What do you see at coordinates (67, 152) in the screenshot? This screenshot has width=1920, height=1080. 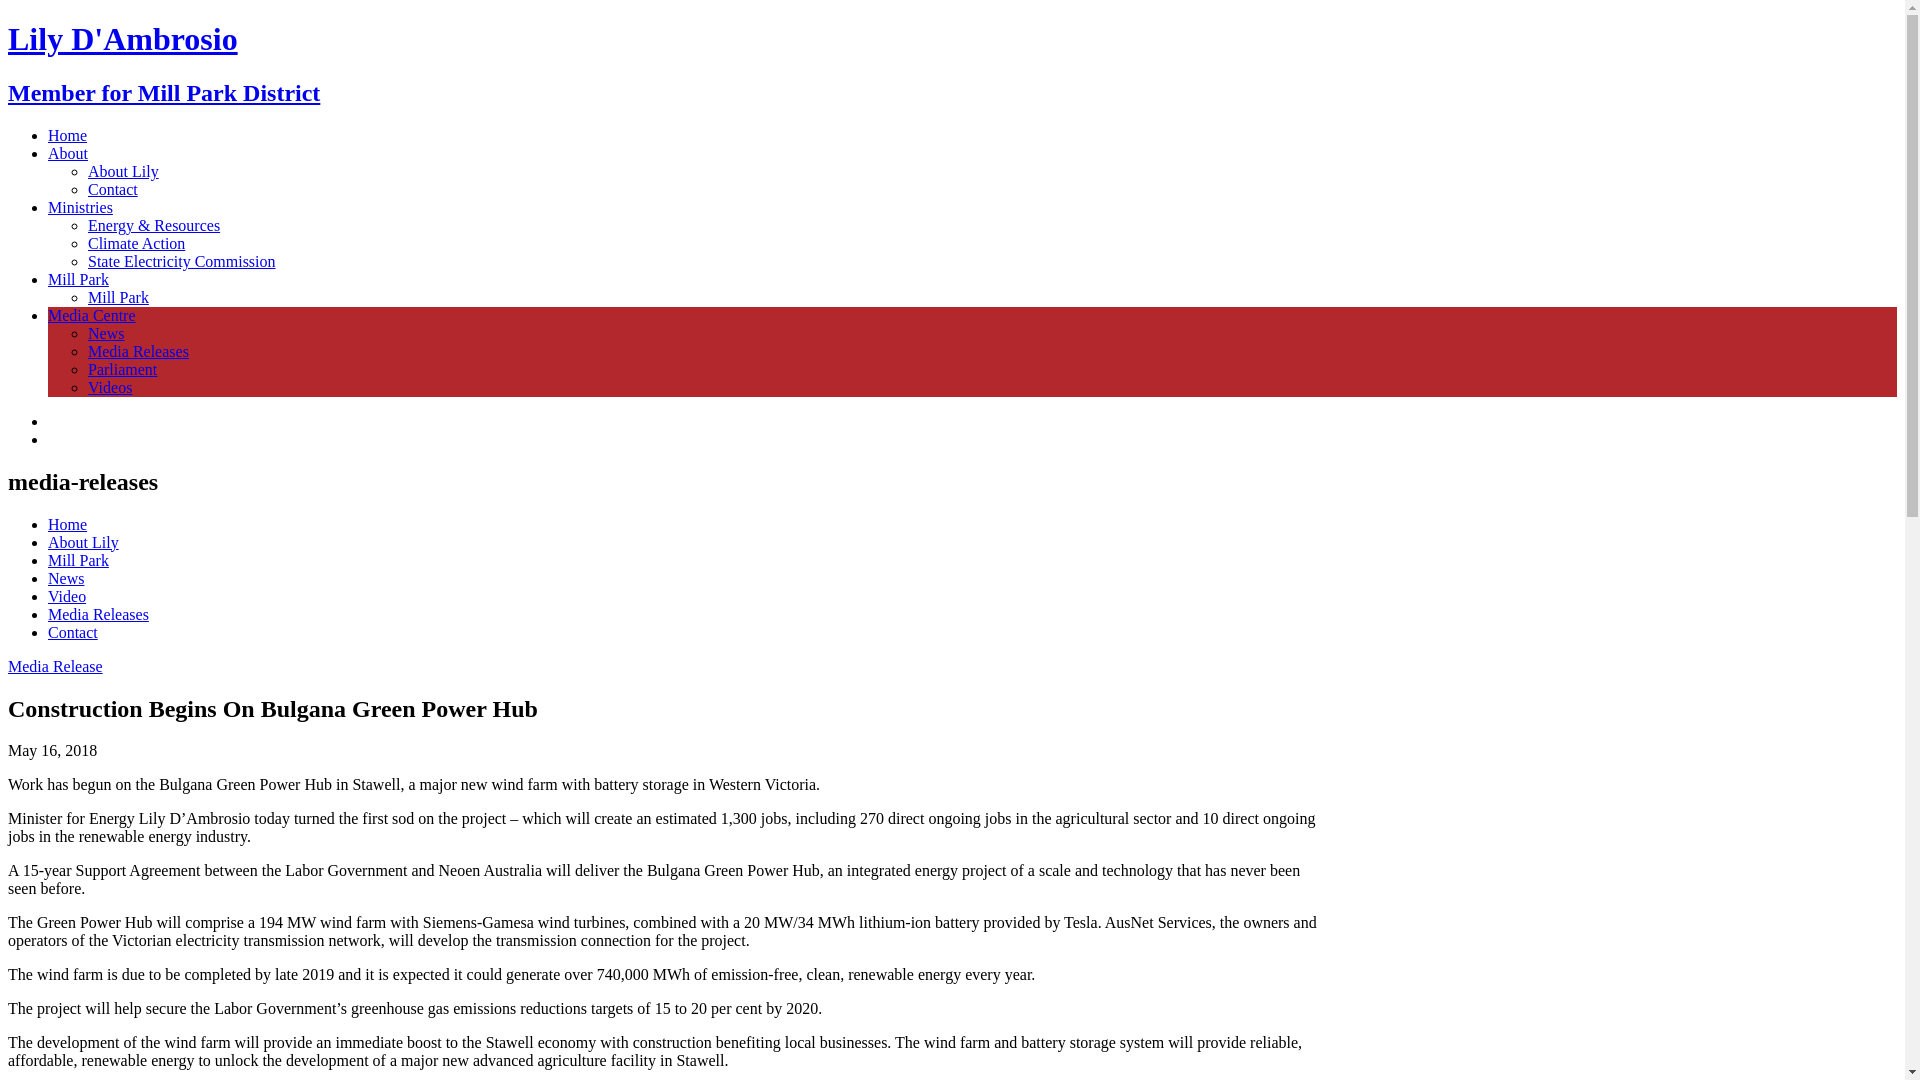 I see `'About'` at bounding box center [67, 152].